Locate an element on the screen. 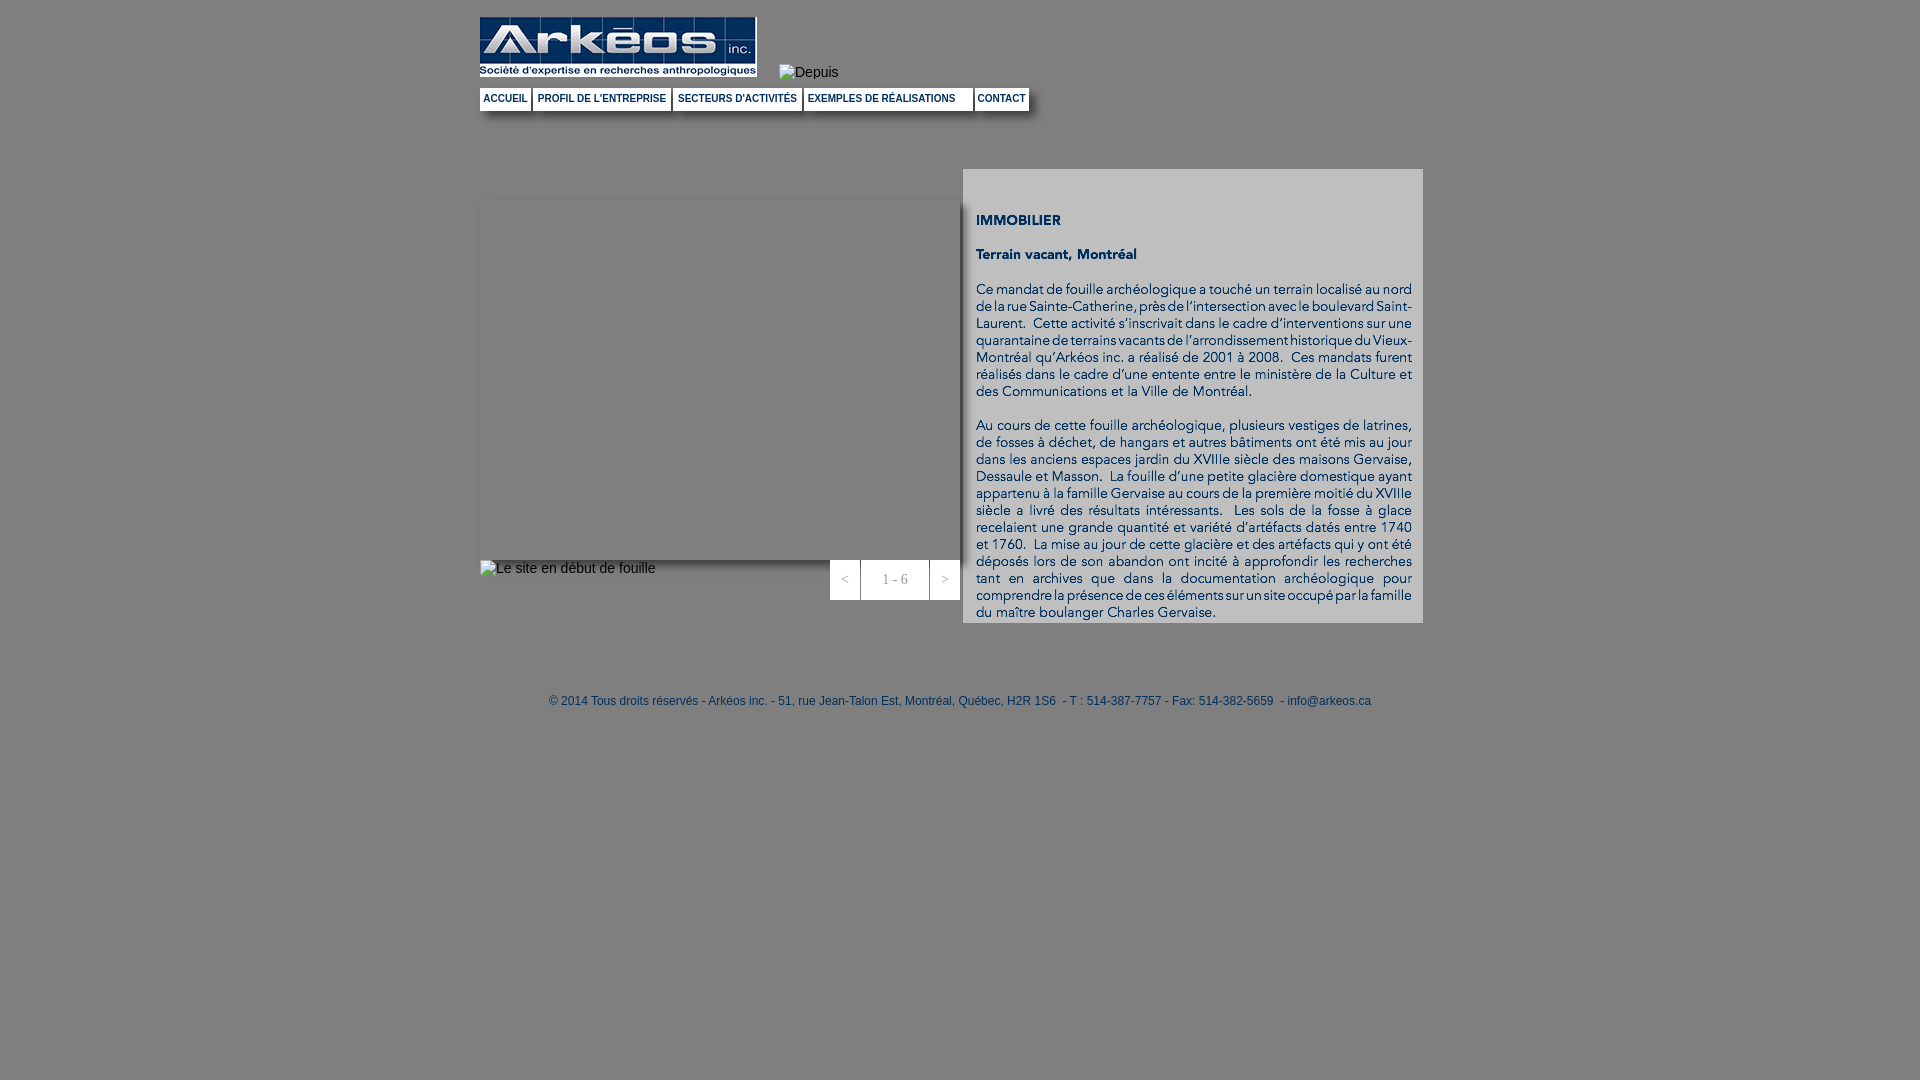 The width and height of the screenshot is (1920, 1080). 'PROFIL DE L'ENTREPRISE' is located at coordinates (600, 99).